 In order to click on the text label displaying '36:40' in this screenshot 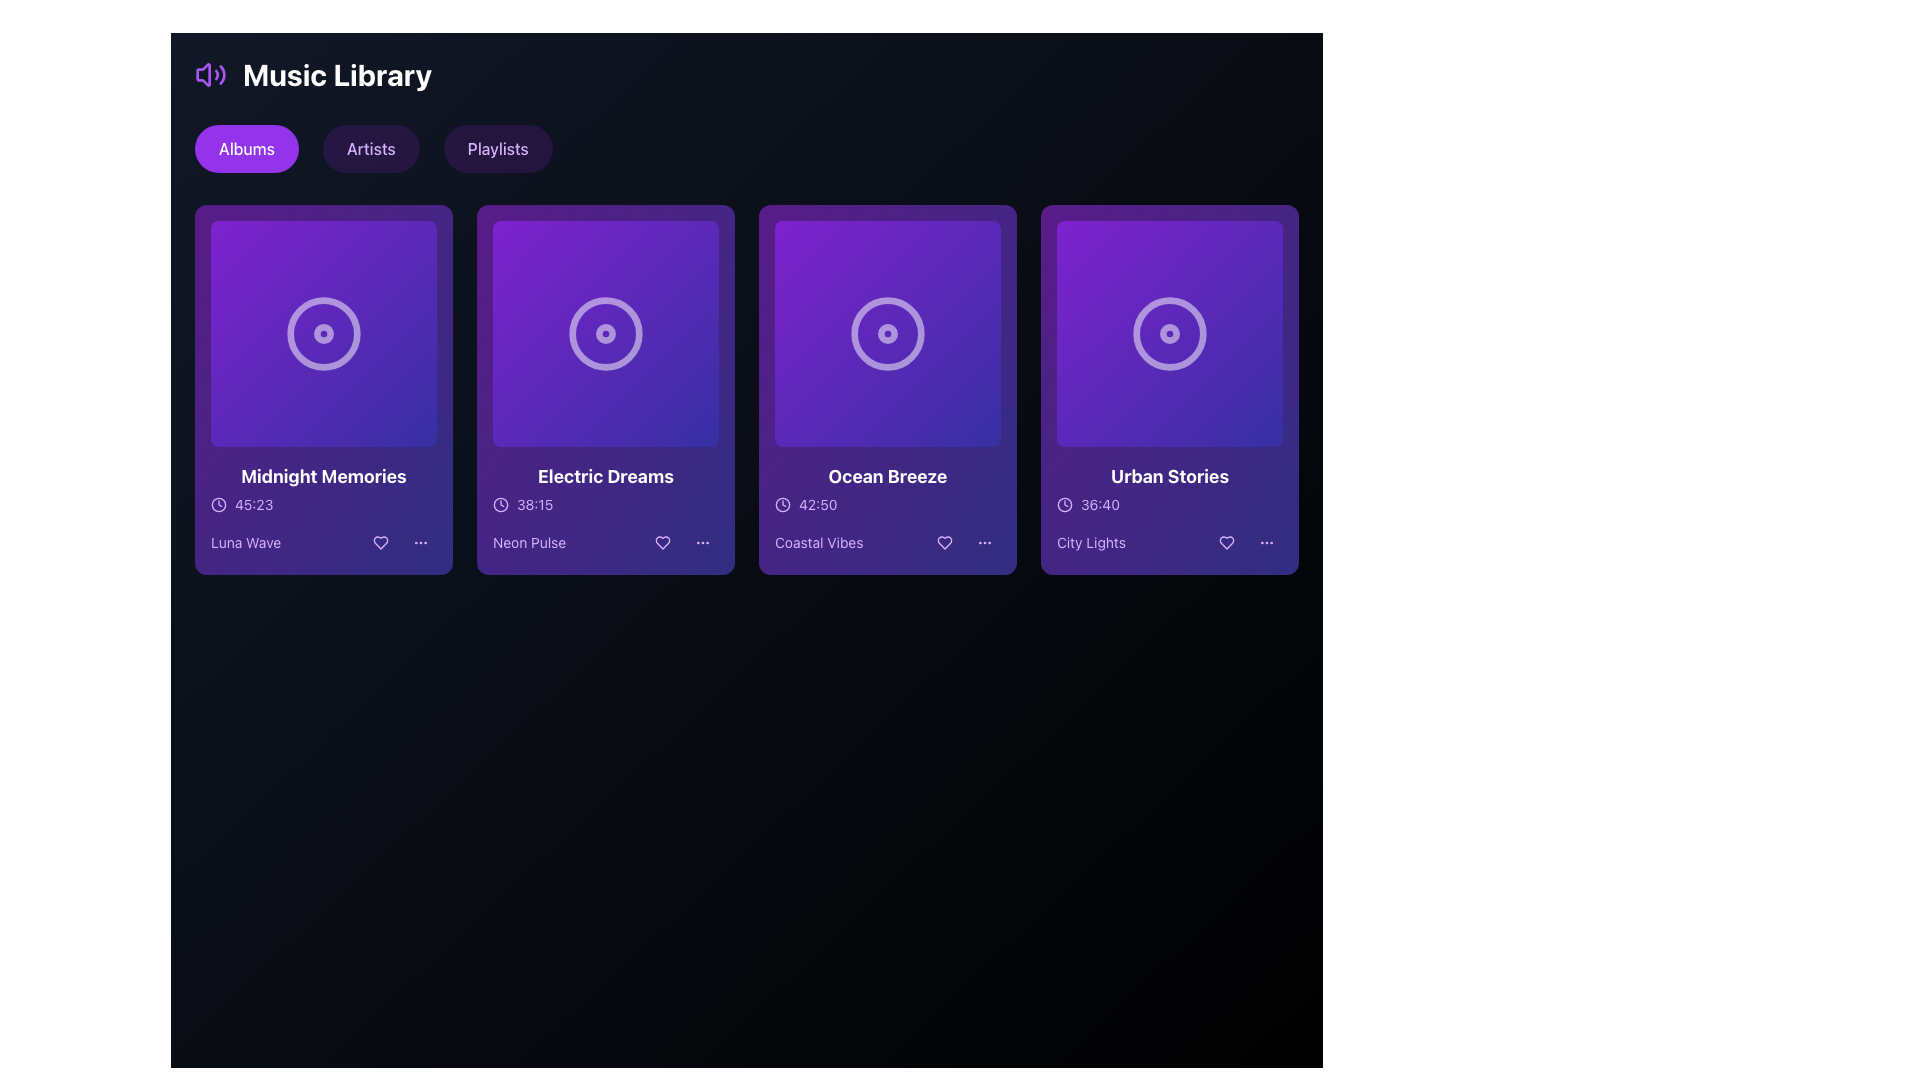, I will do `click(1099, 504)`.